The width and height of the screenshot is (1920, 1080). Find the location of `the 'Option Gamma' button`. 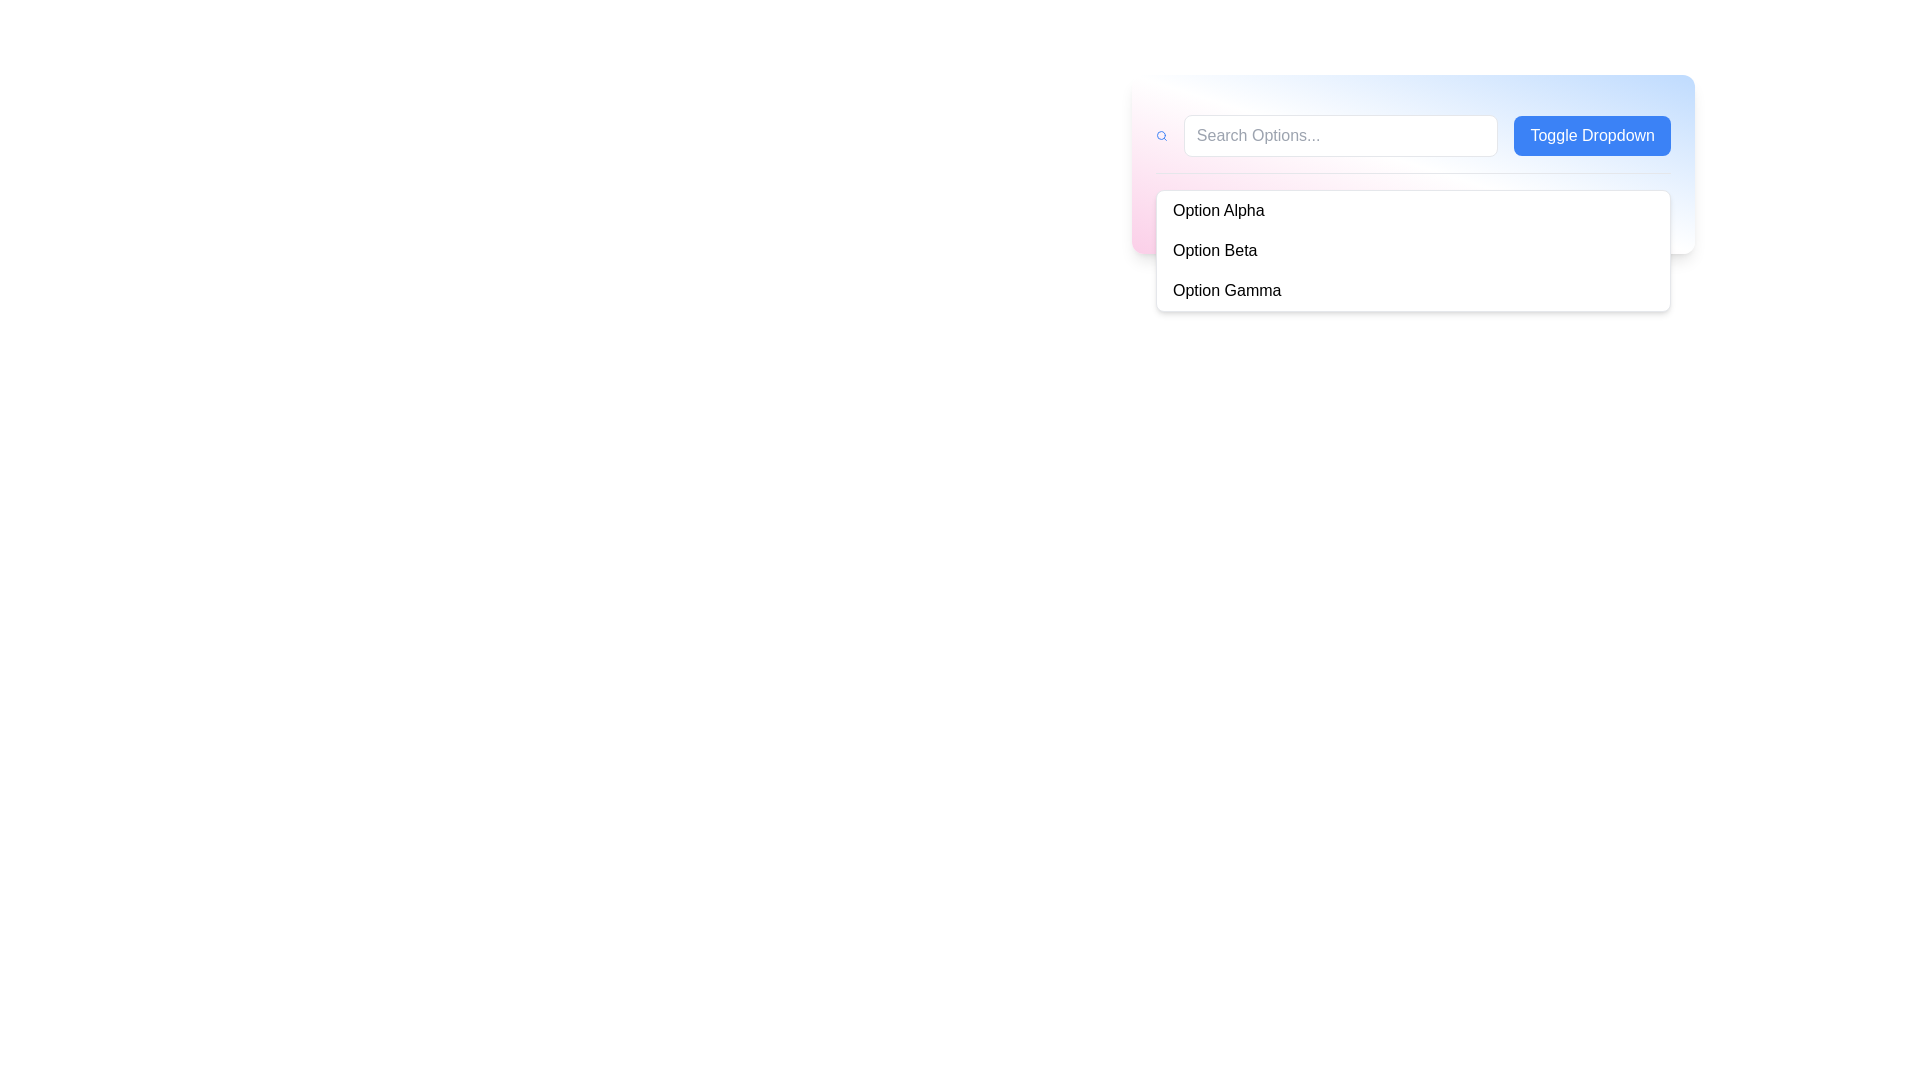

the 'Option Gamma' button is located at coordinates (1412, 290).